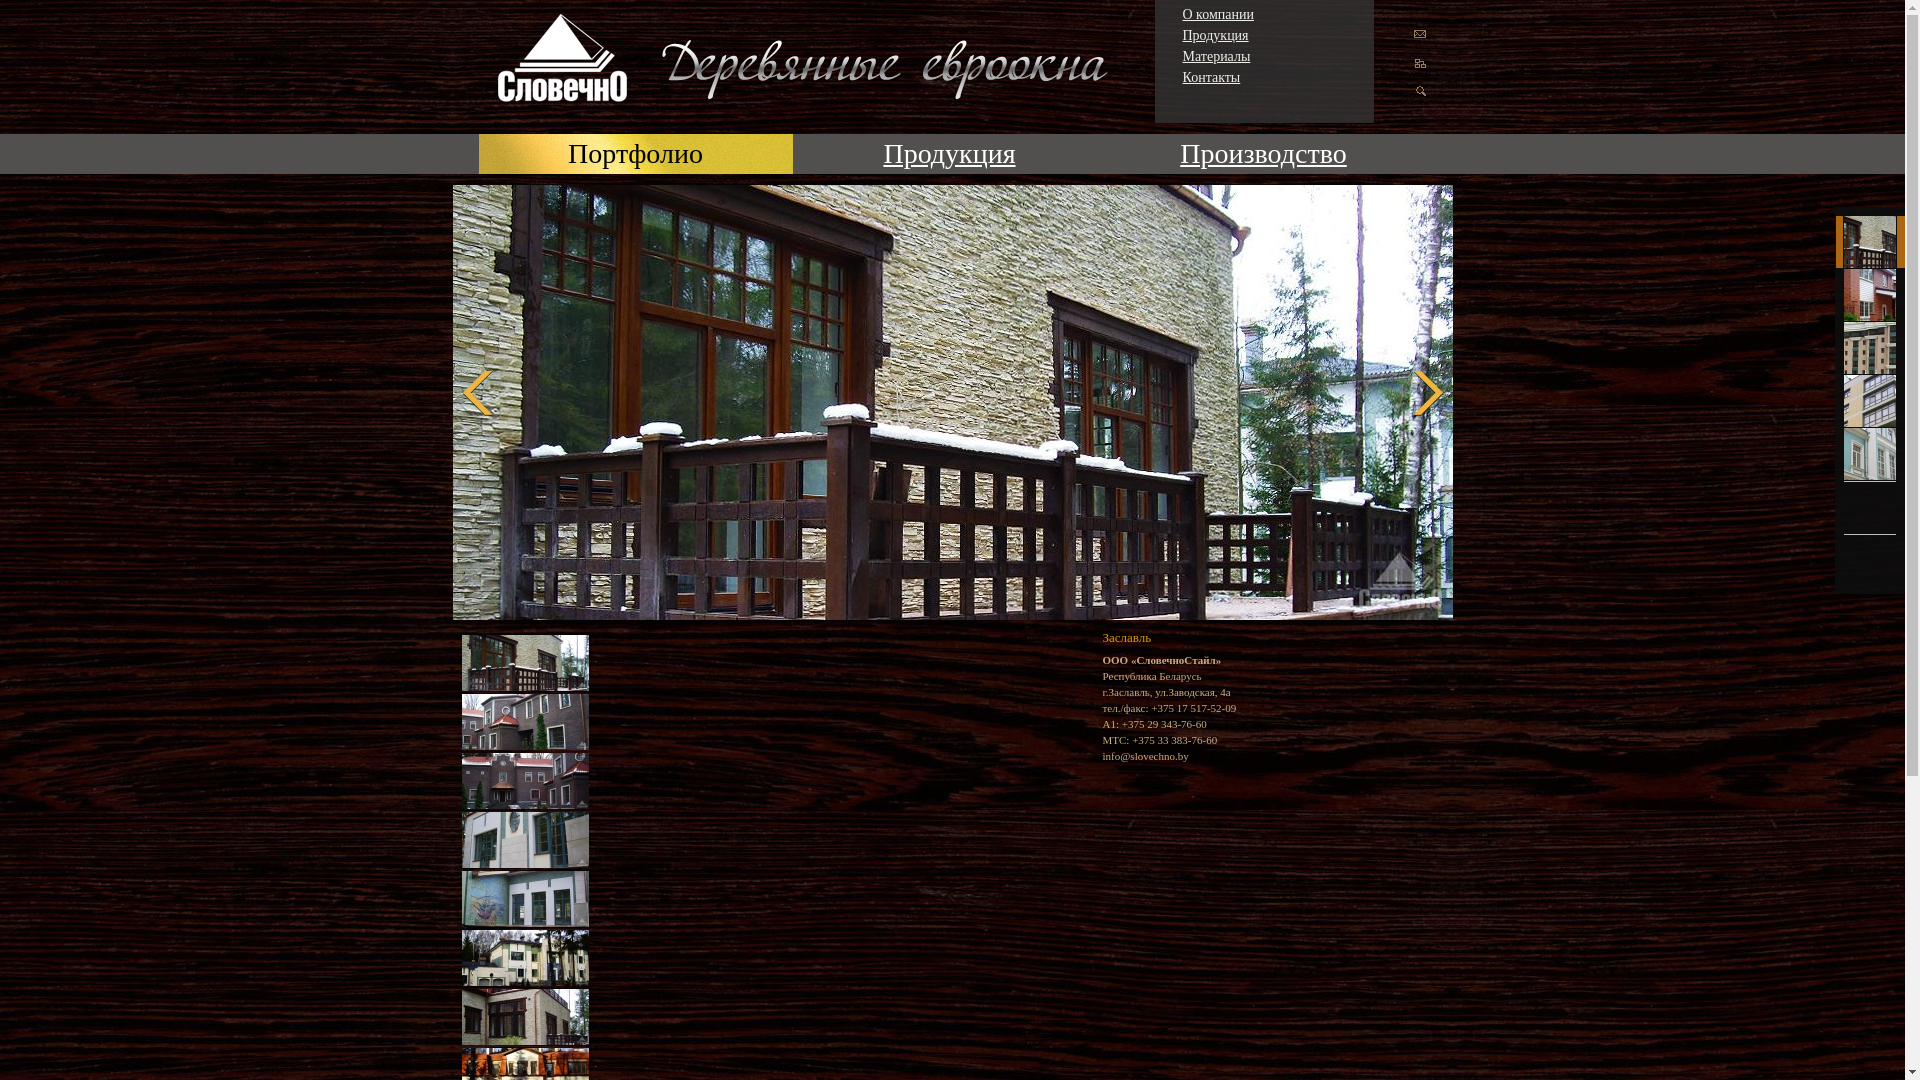  Describe the element at coordinates (1145, 756) in the screenshot. I see `'info@slovechno.by'` at that location.